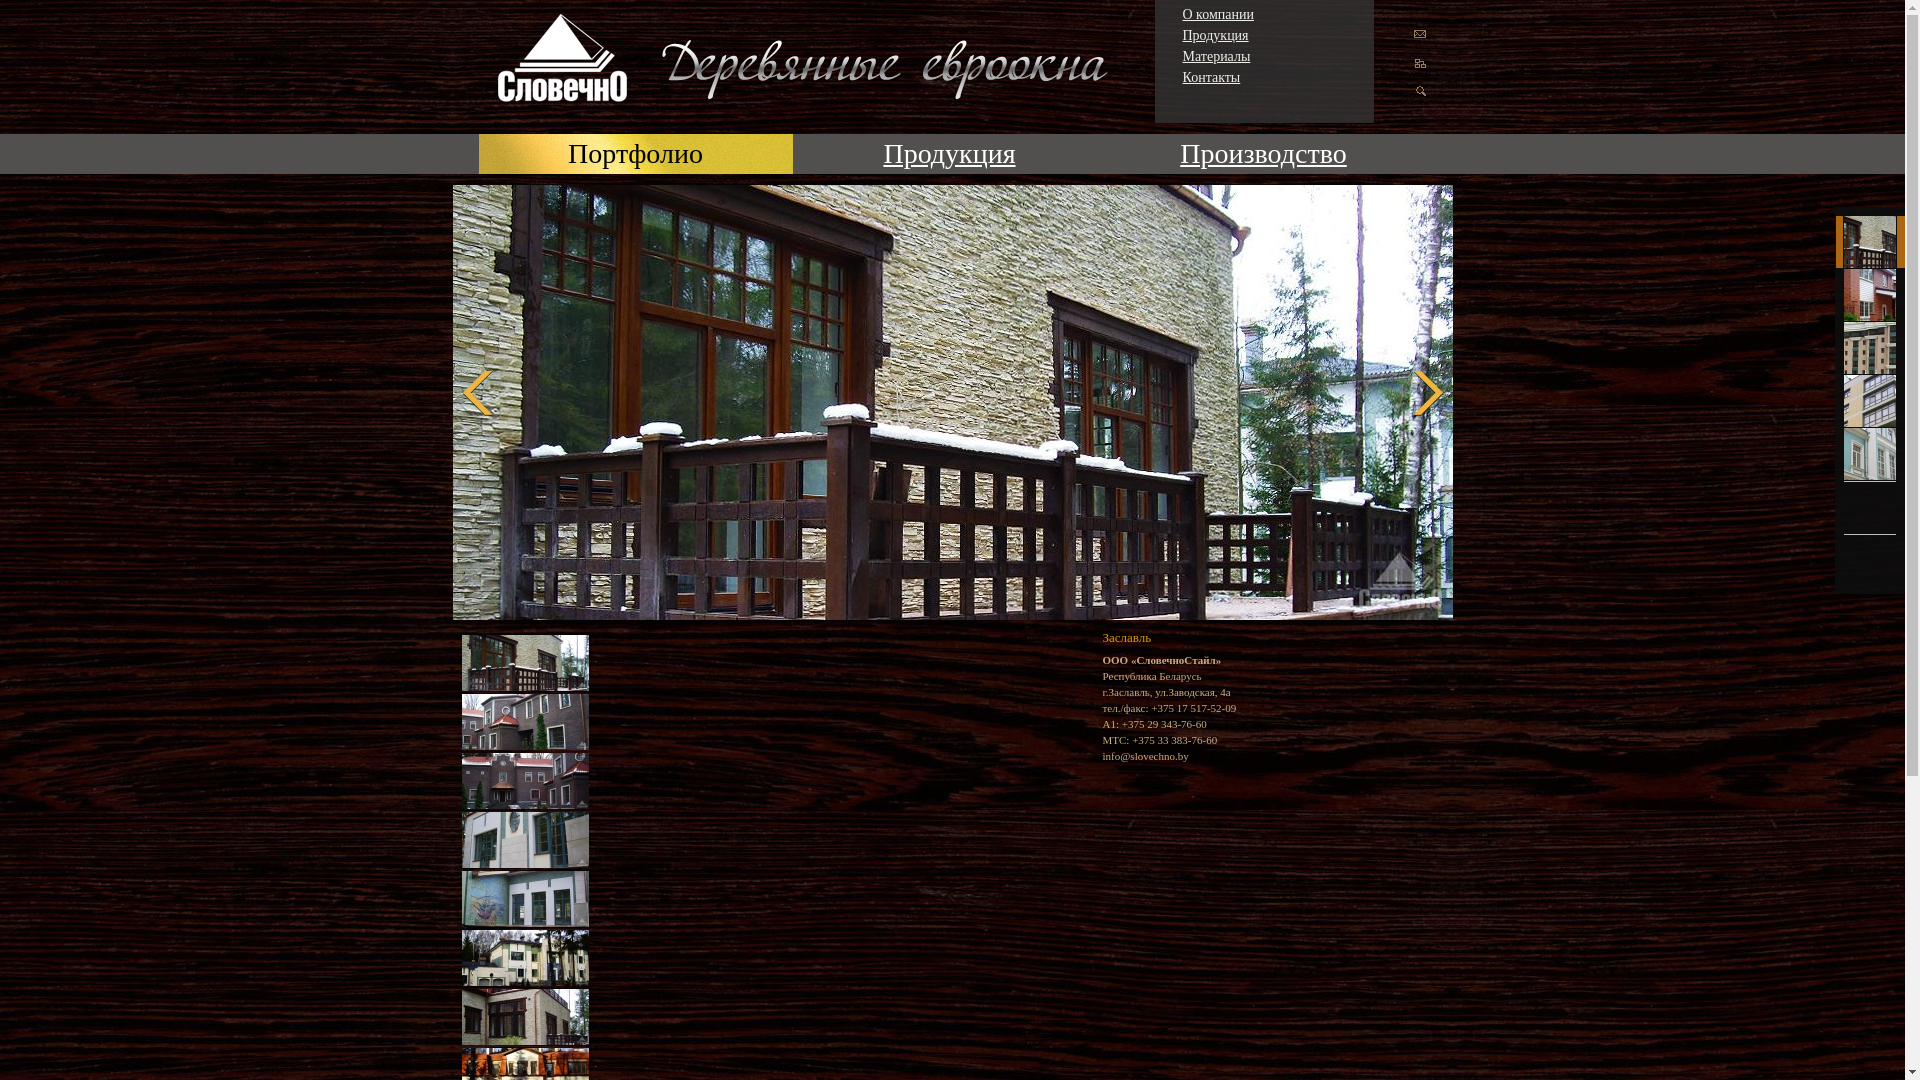  Describe the element at coordinates (1145, 756) in the screenshot. I see `'info@slovechno.by'` at that location.